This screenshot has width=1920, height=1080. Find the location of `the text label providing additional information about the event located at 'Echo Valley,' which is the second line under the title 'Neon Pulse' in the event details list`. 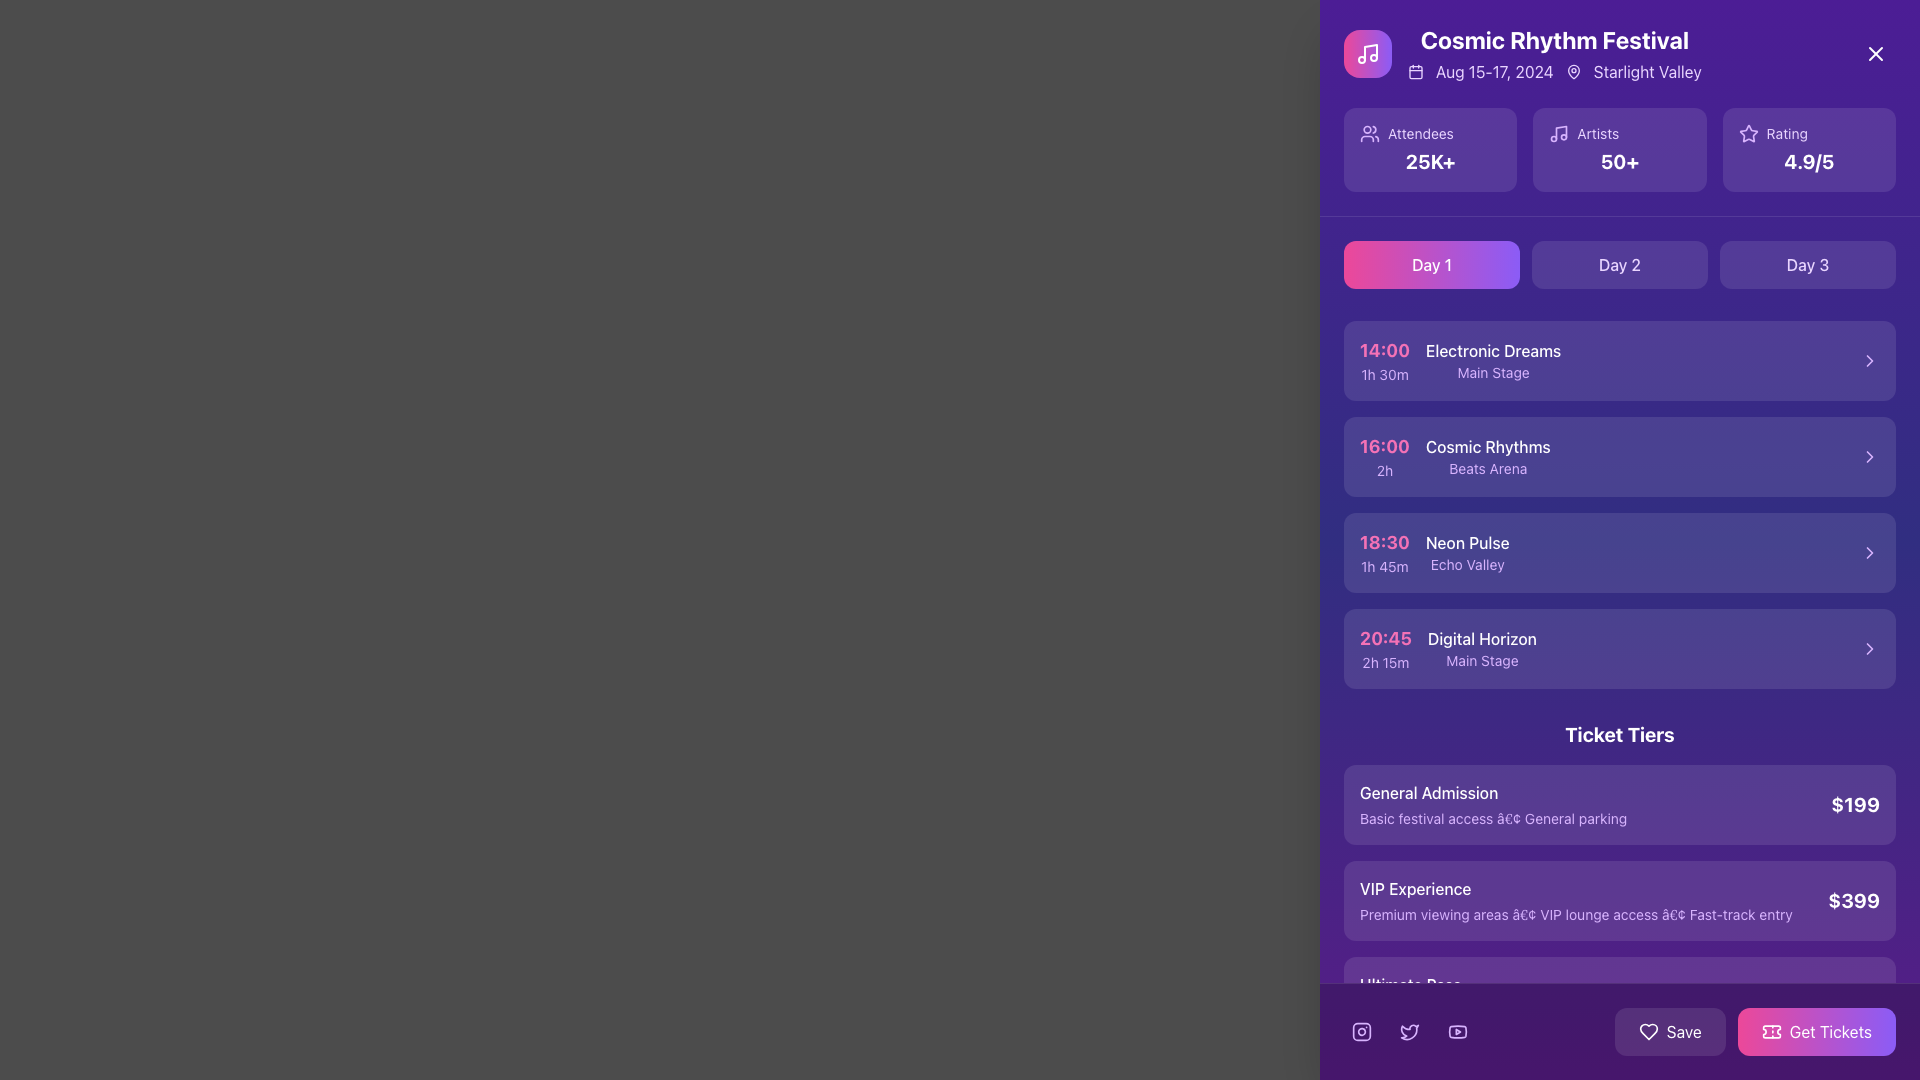

the text label providing additional information about the event located at 'Echo Valley,' which is the second line under the title 'Neon Pulse' in the event details list is located at coordinates (1467, 564).